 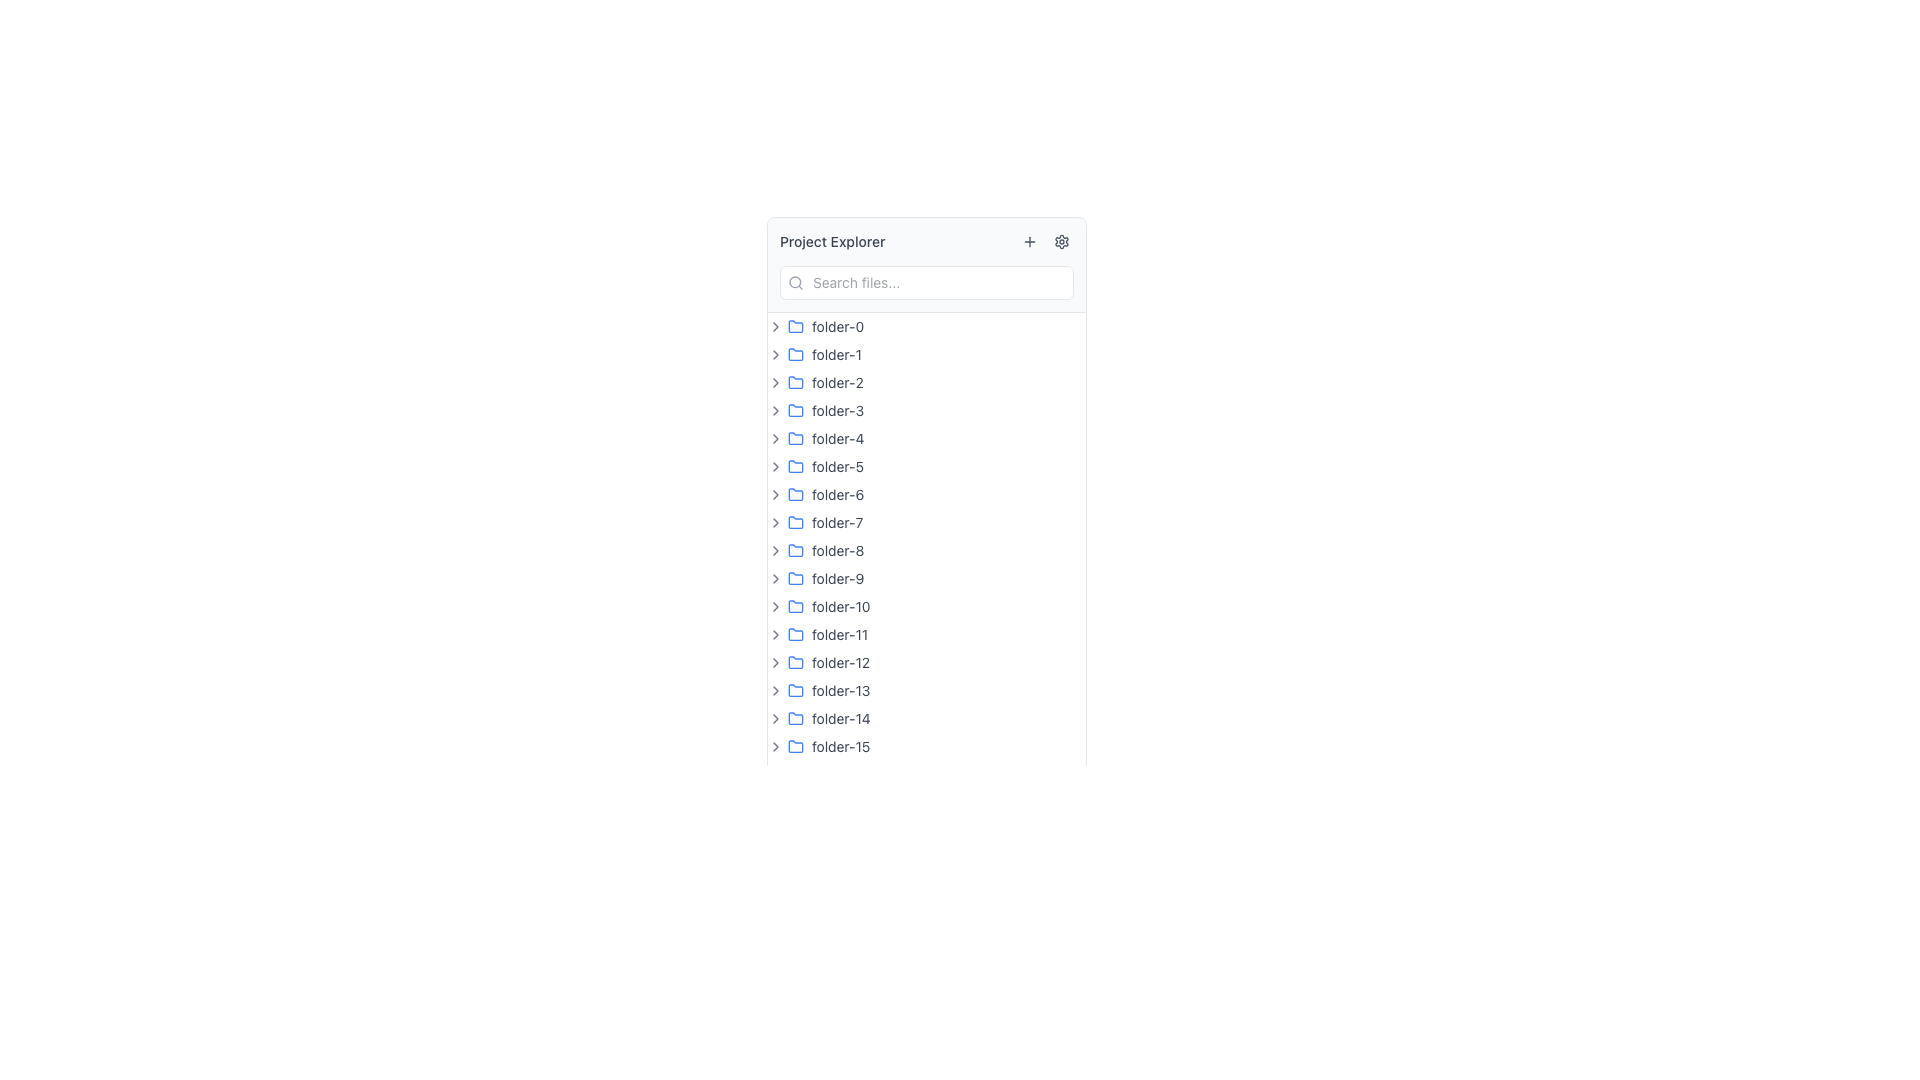 What do you see at coordinates (775, 578) in the screenshot?
I see `the button located to the left of the text 'folder-9'` at bounding box center [775, 578].